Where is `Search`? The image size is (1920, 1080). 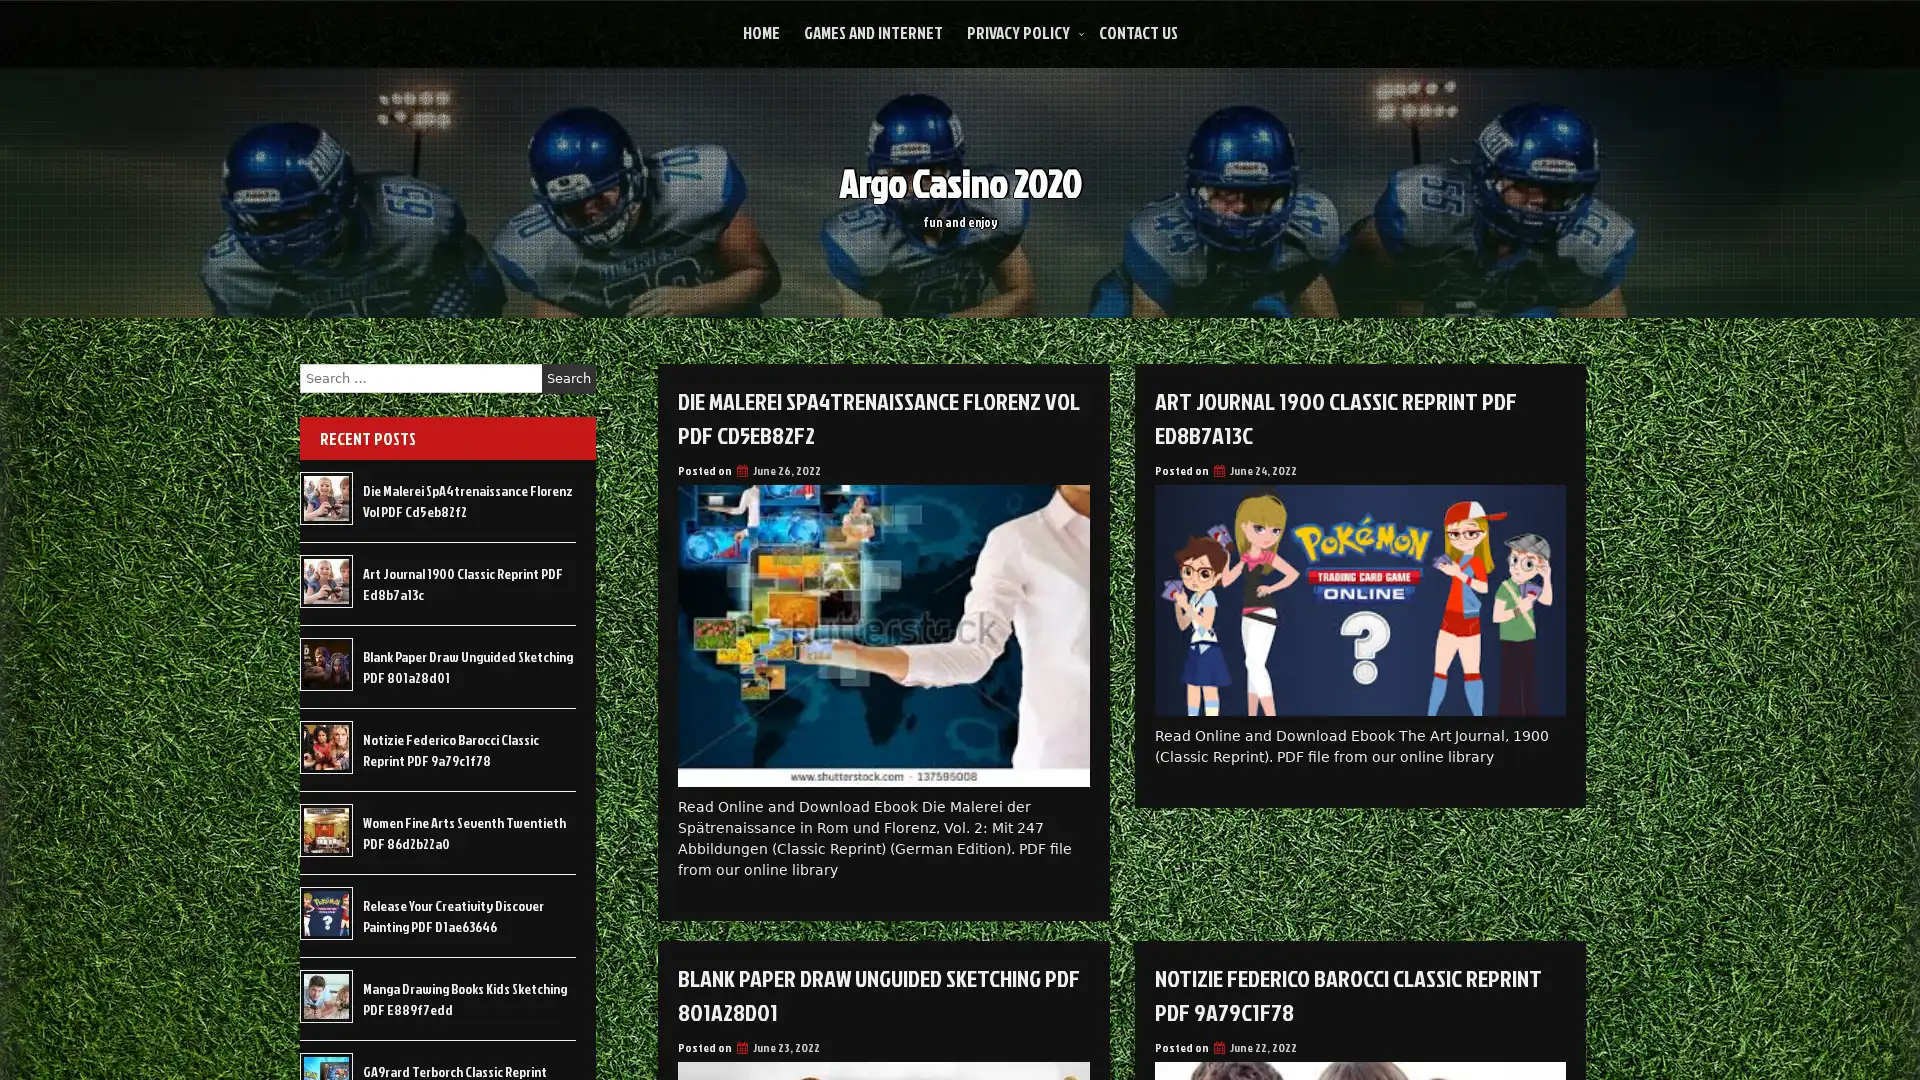
Search is located at coordinates (568, 378).